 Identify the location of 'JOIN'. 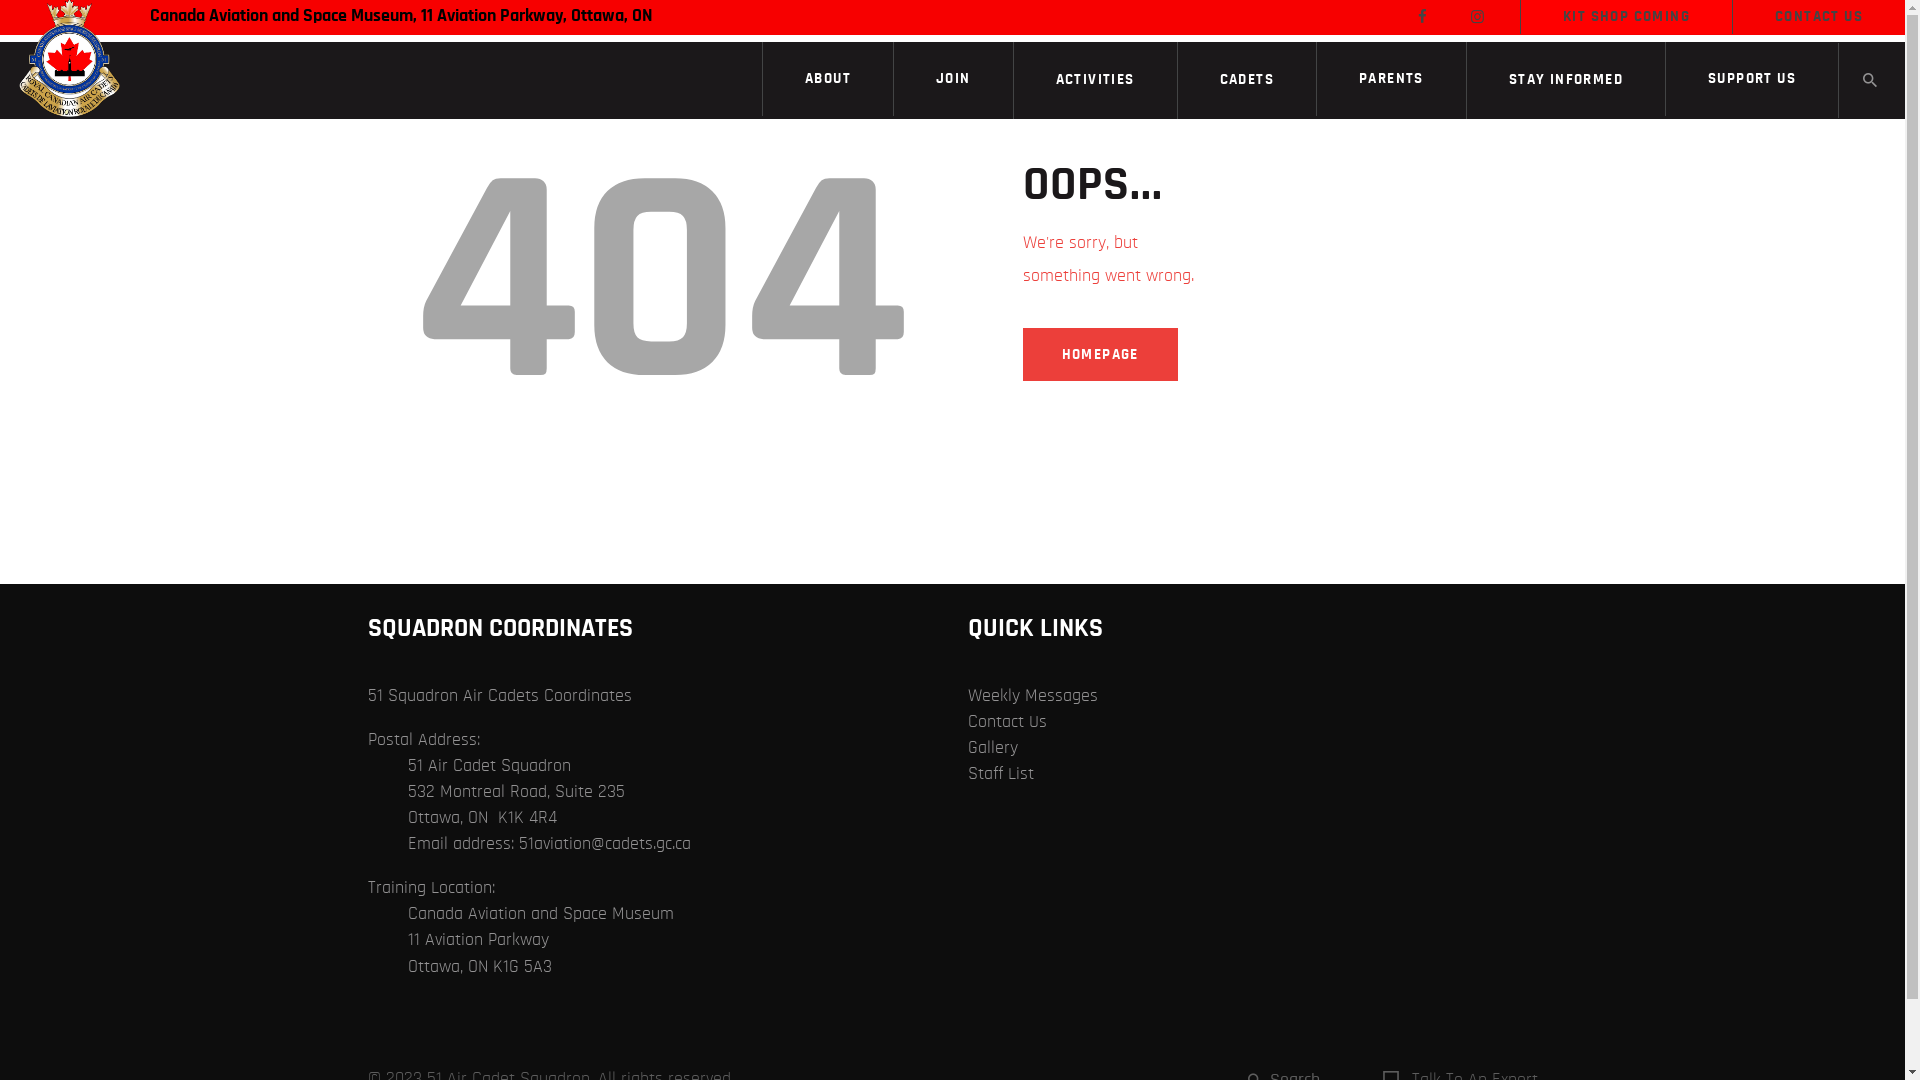
(952, 77).